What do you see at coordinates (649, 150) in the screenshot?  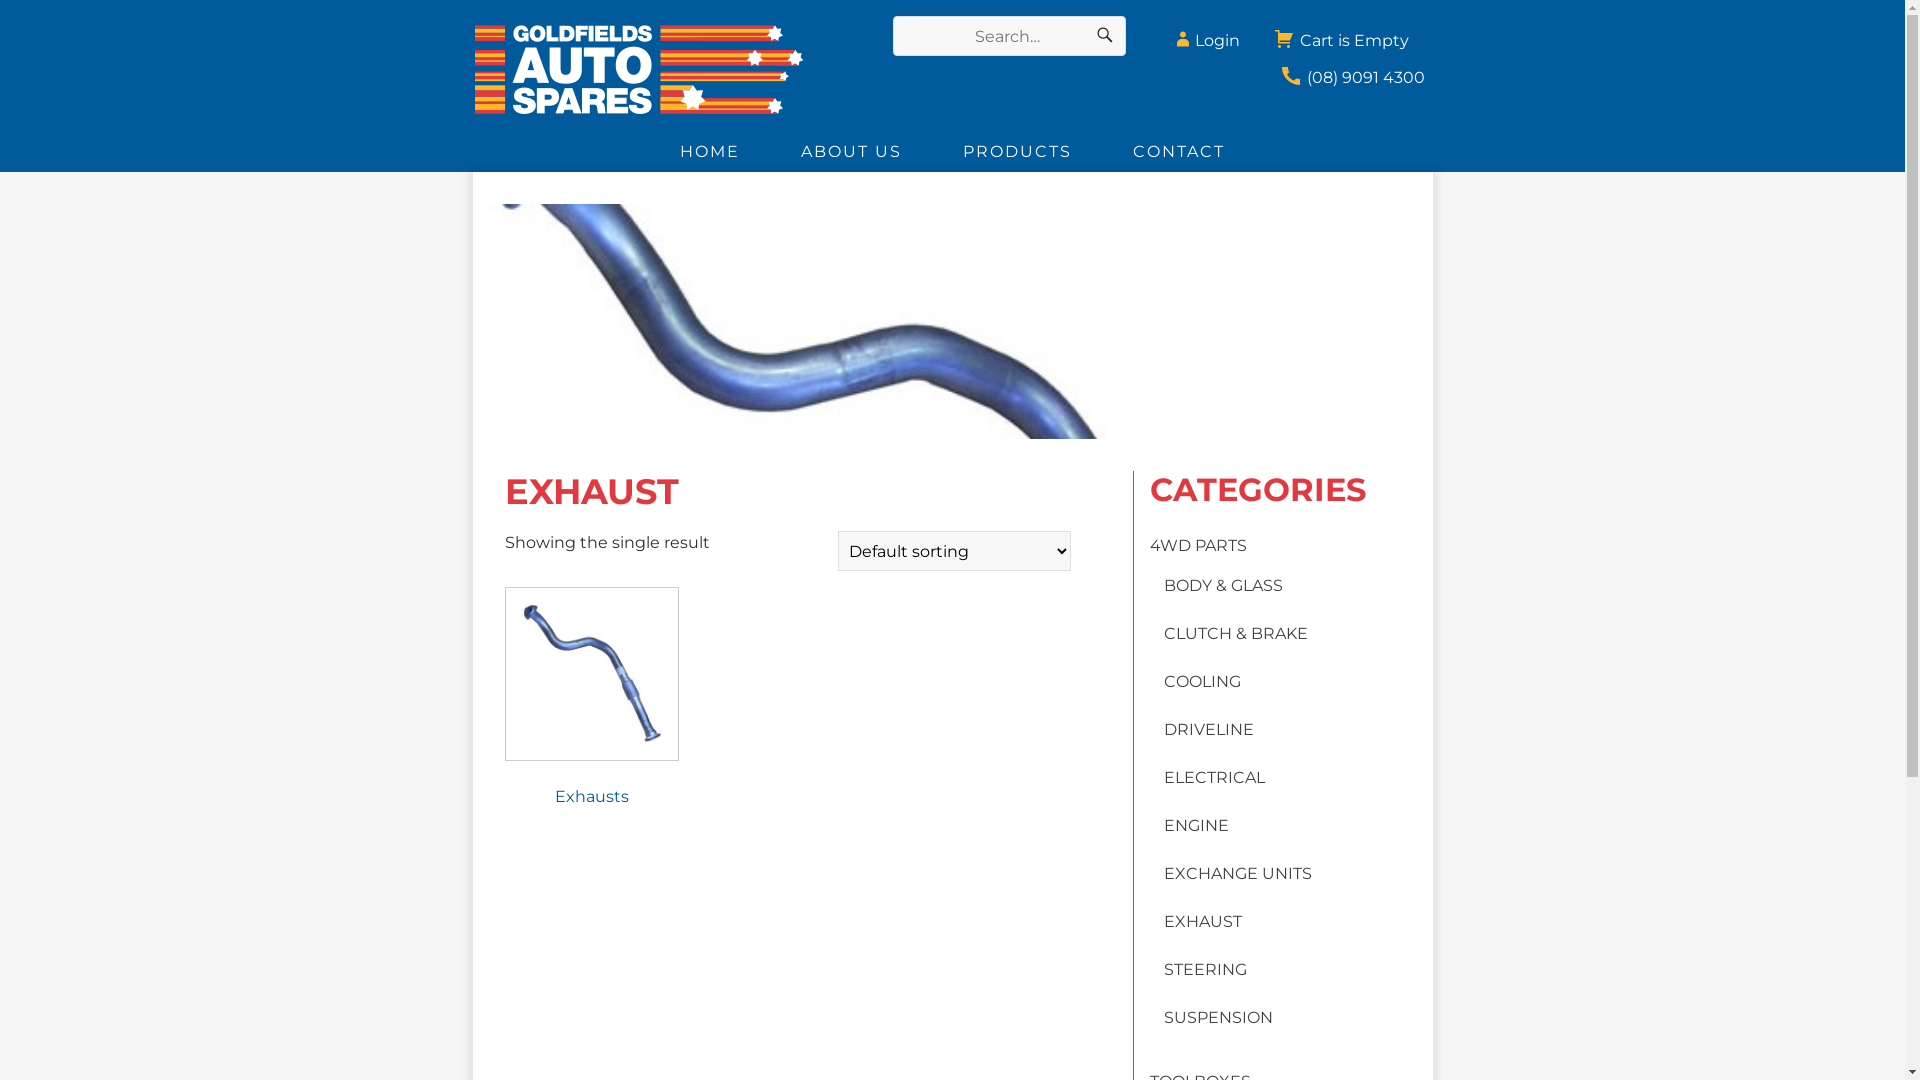 I see `'HOME'` at bounding box center [649, 150].